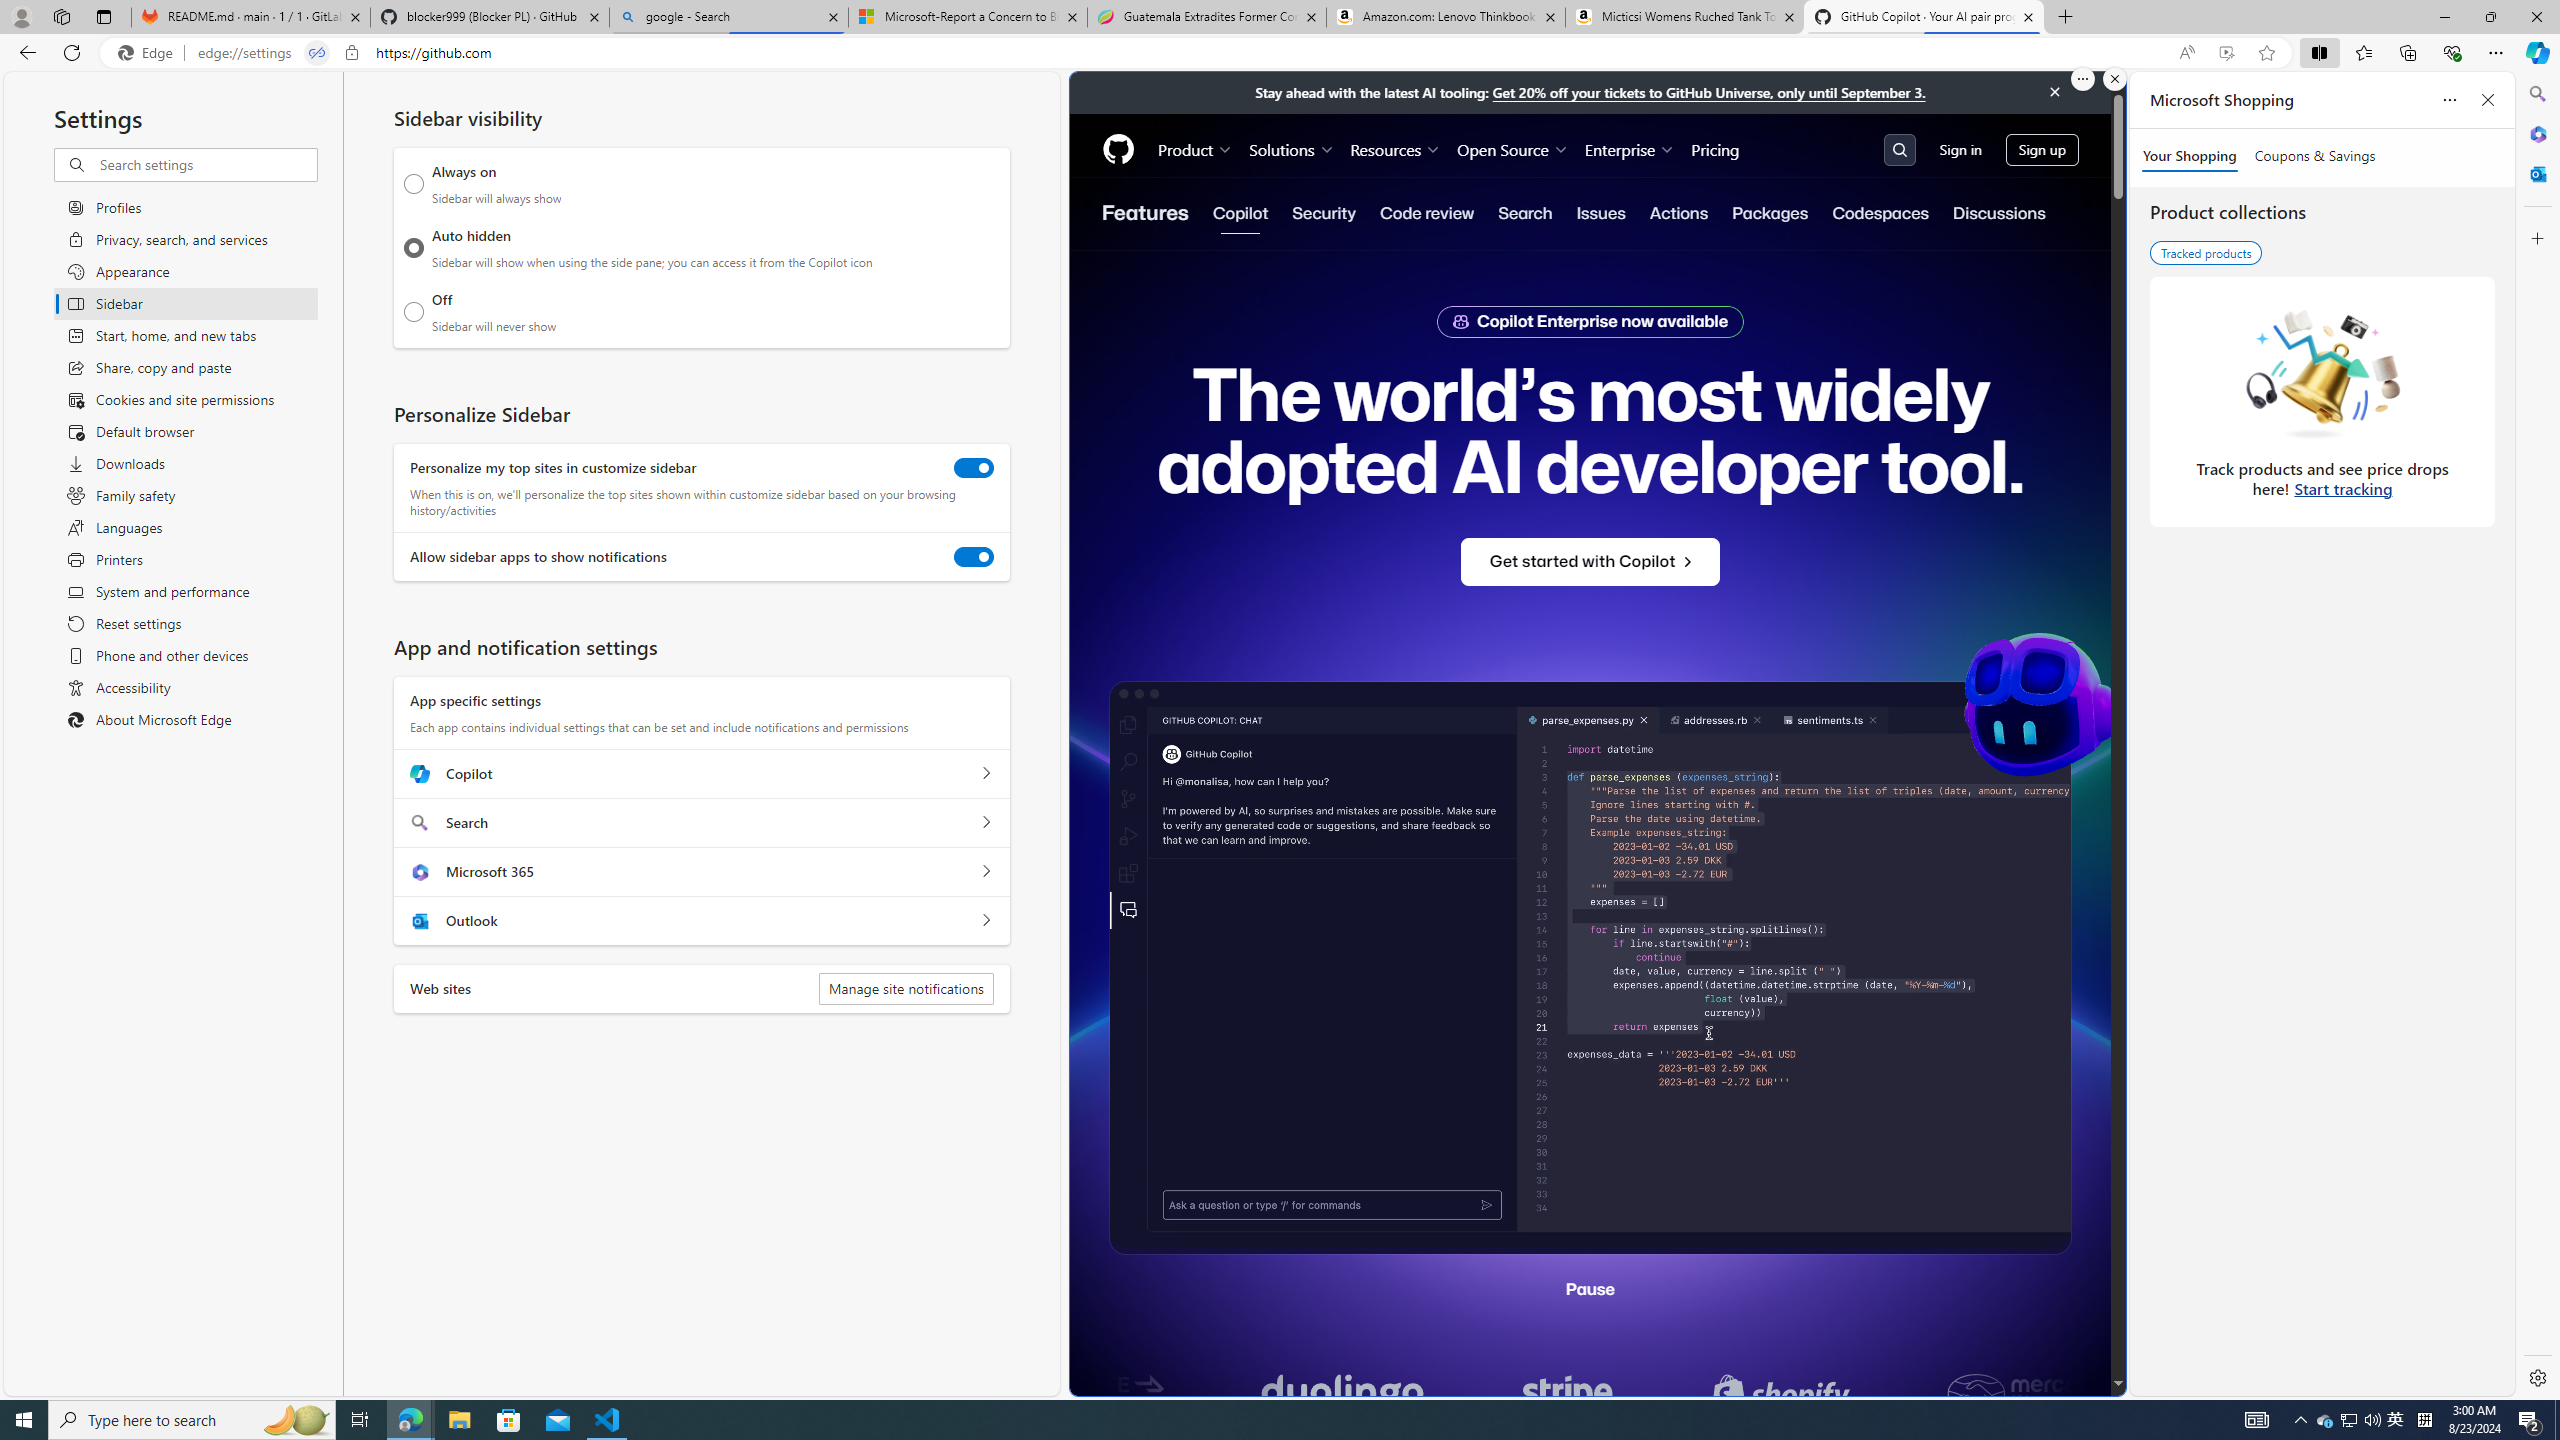 This screenshot has height=1440, width=2560. I want to click on 'Resources', so click(1394, 149).